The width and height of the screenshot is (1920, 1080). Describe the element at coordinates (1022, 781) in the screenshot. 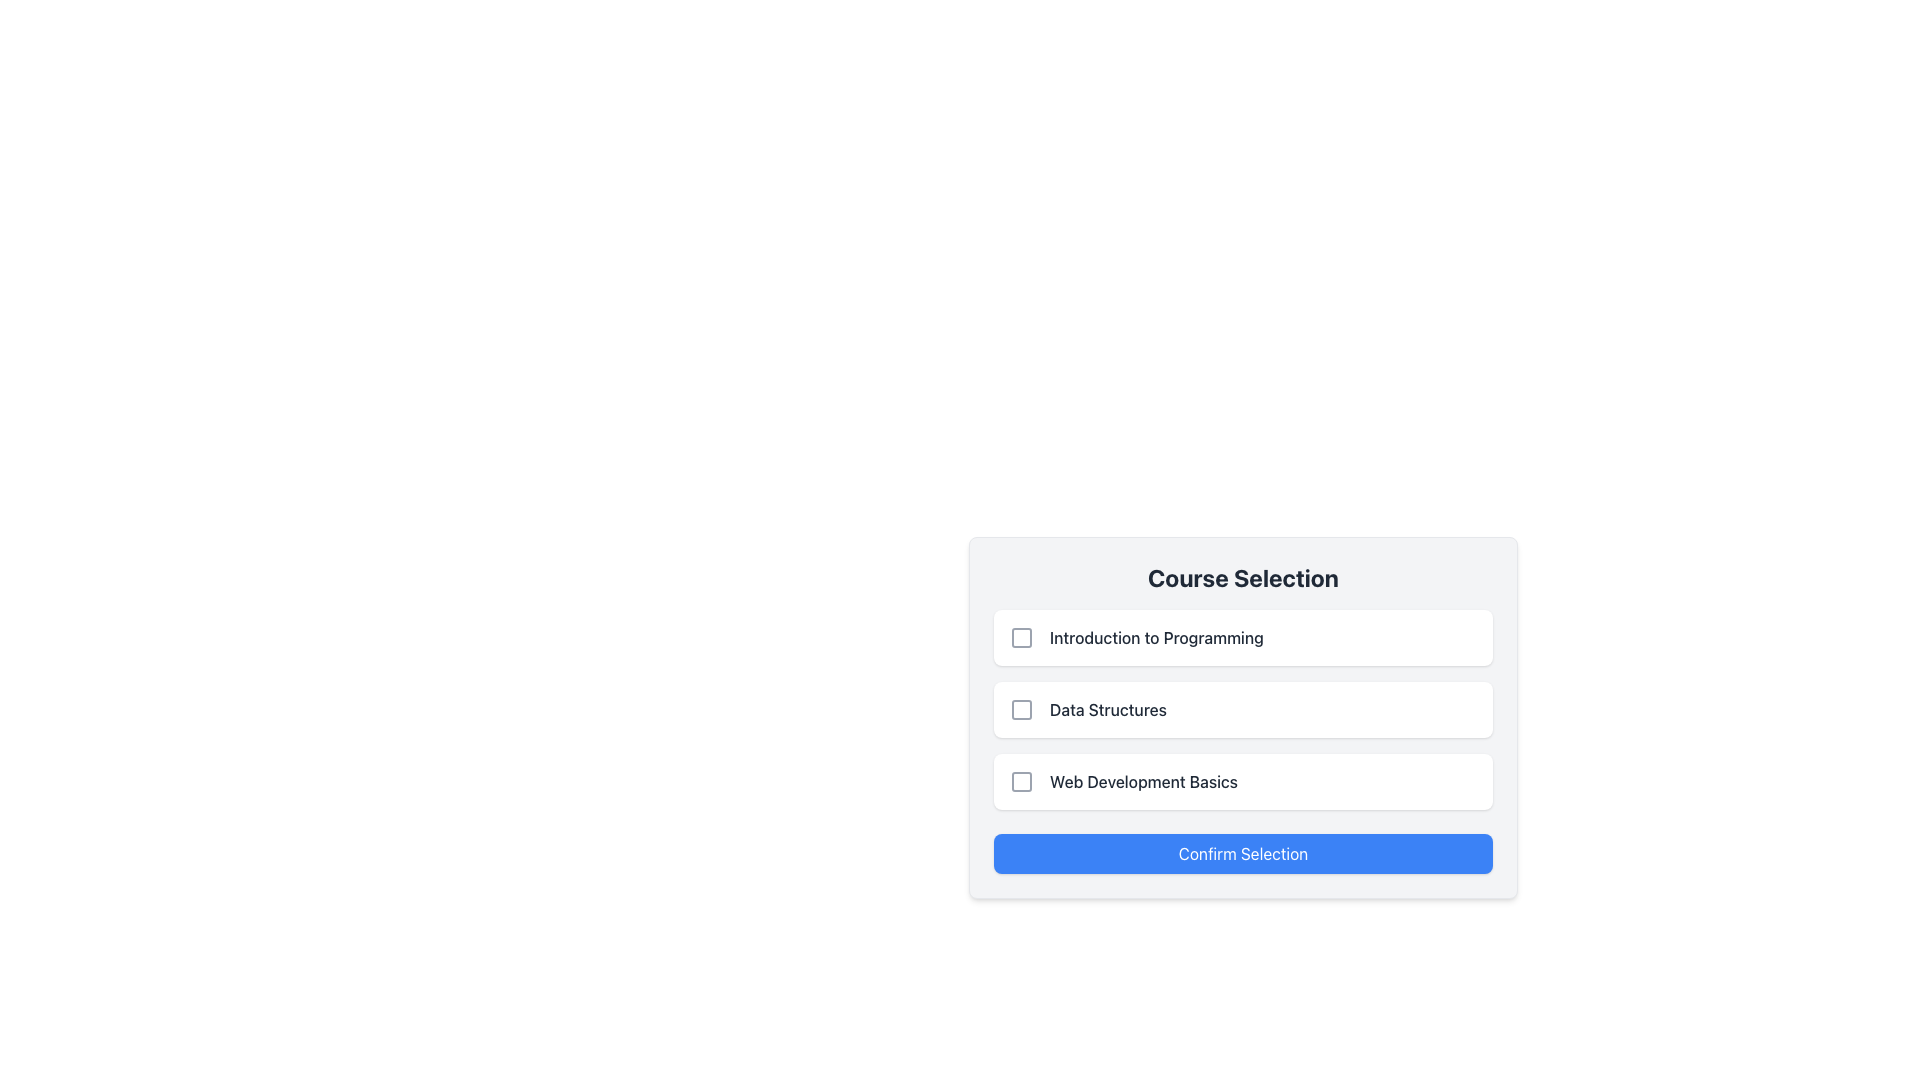

I see `the unselected checkbox for the 'Web Development Basics' course` at that location.